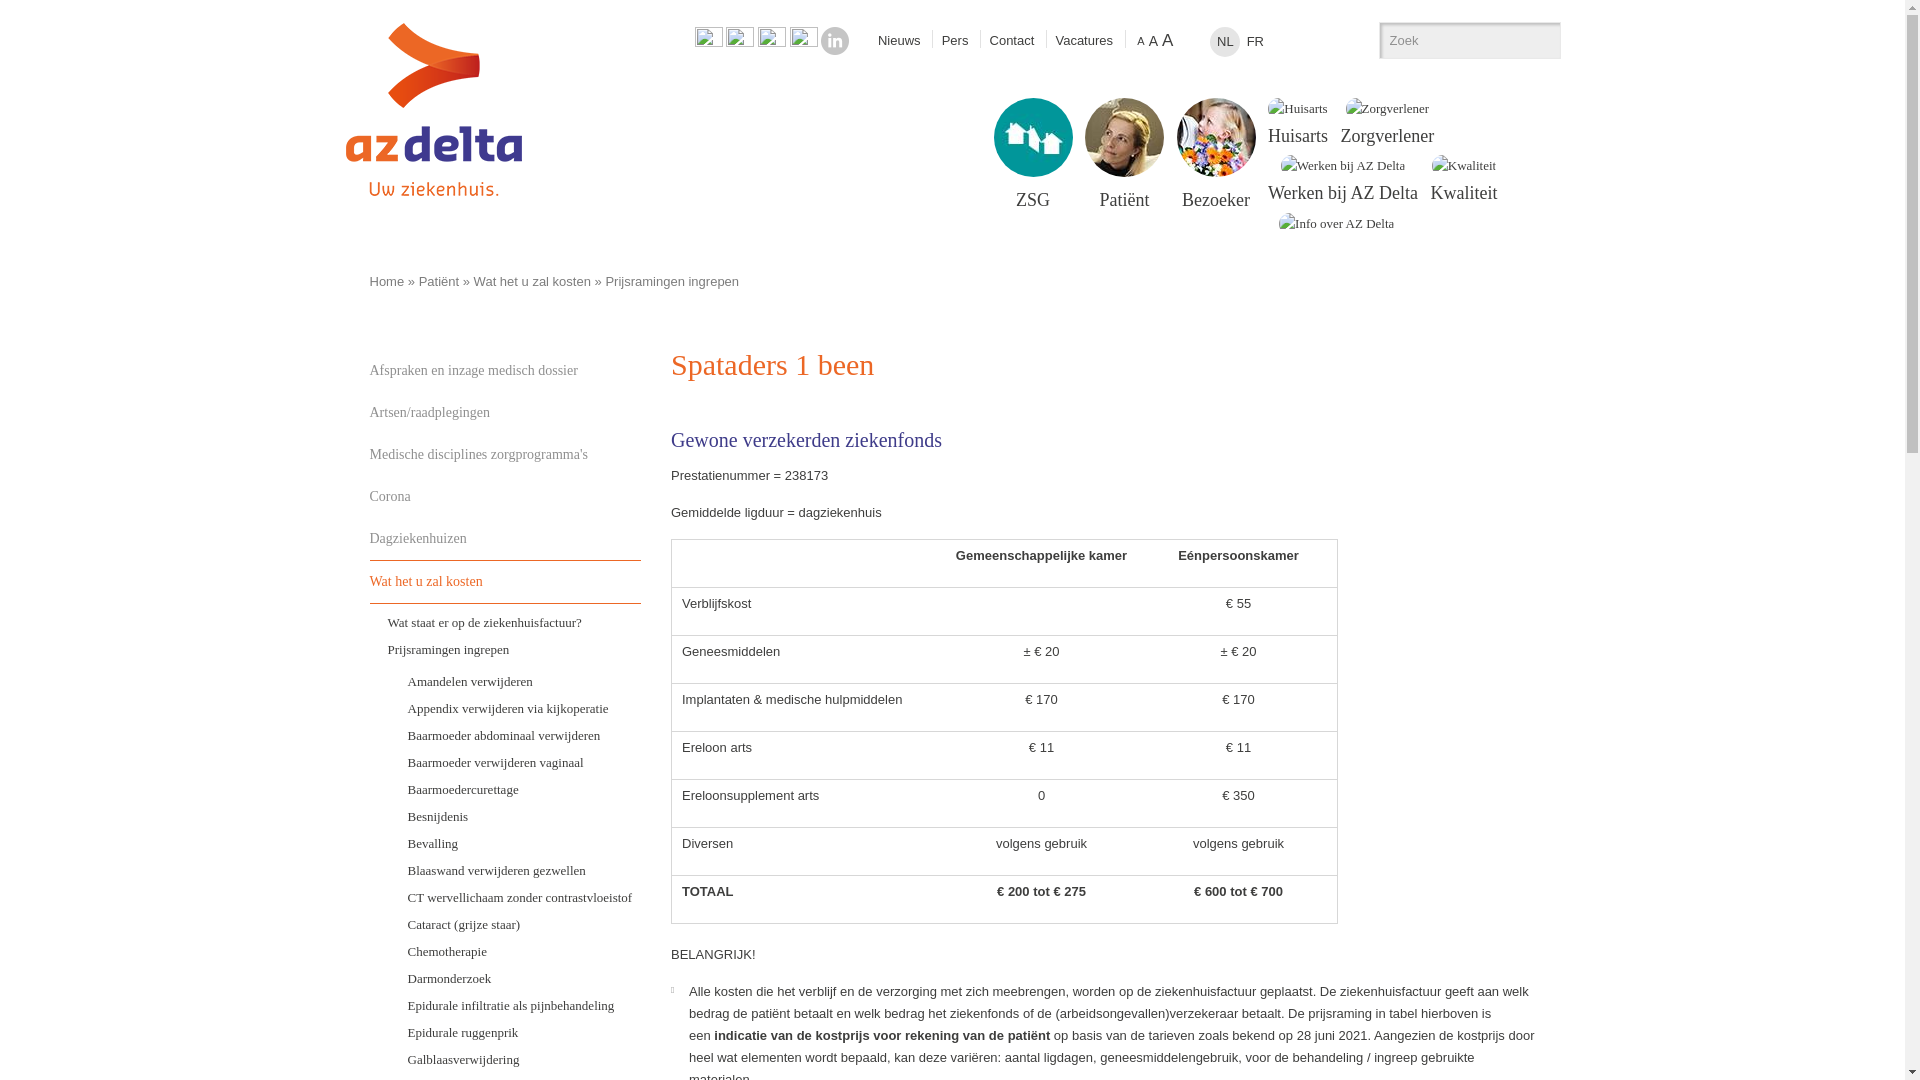  I want to click on 'Afspraken en inzage medisch dossier', so click(505, 370).